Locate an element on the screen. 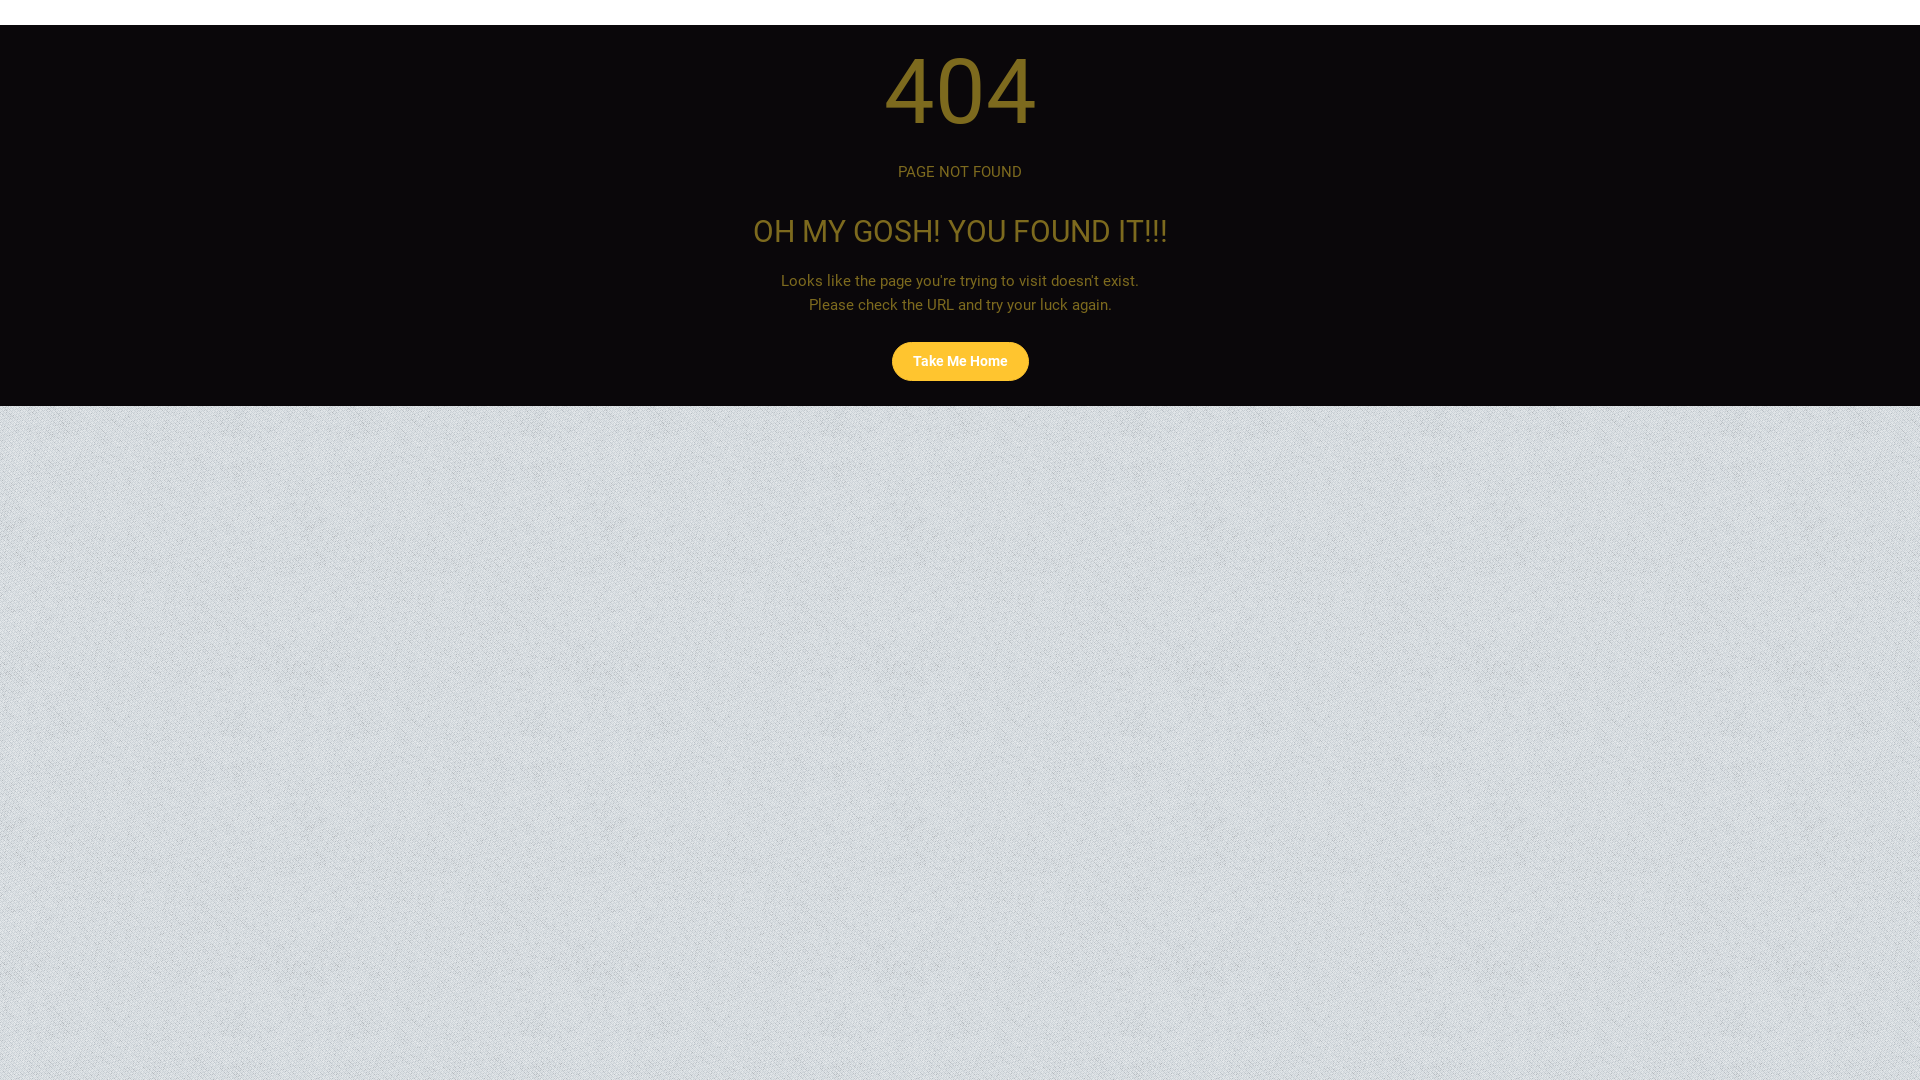  'Take Me Home' is located at coordinates (960, 361).